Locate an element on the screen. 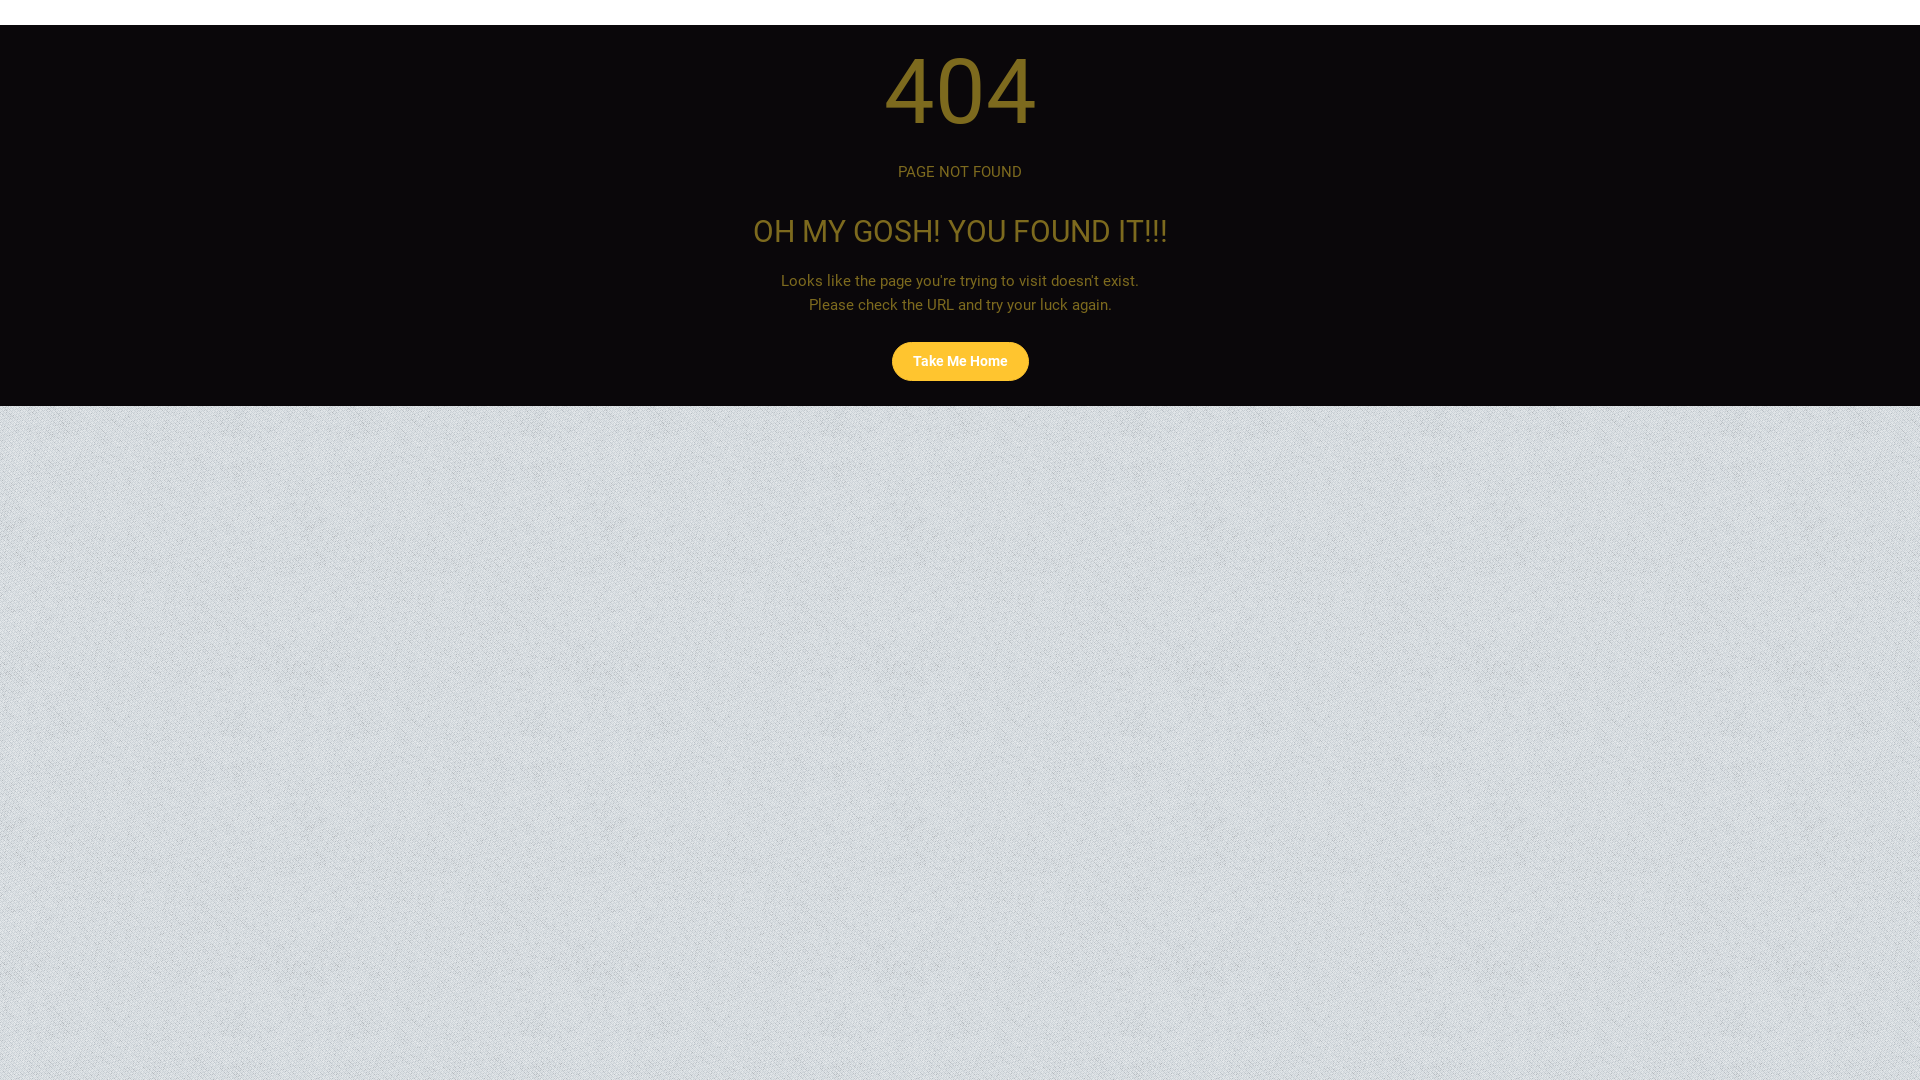  'Take Me Home' is located at coordinates (960, 361).